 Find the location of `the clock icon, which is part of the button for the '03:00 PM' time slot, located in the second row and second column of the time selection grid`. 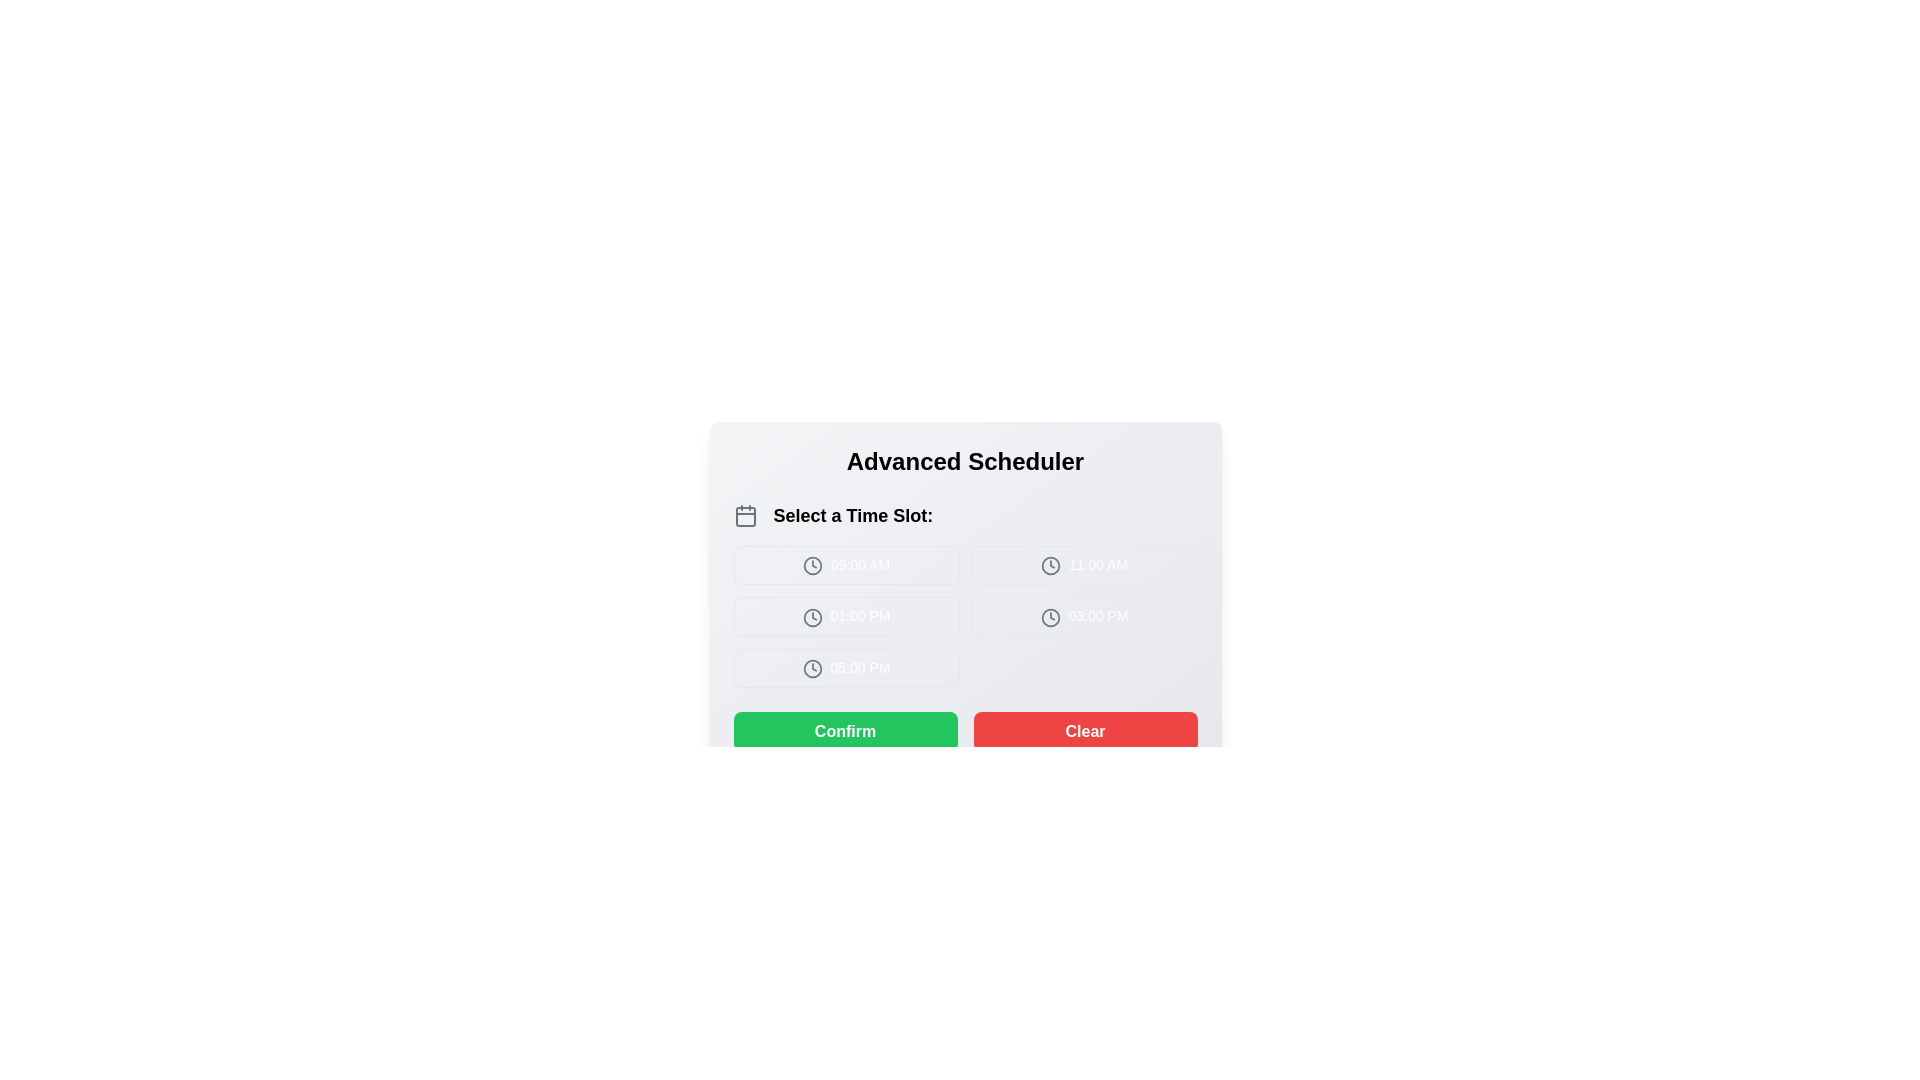

the clock icon, which is part of the button for the '03:00 PM' time slot, located in the second row and second column of the time selection grid is located at coordinates (1049, 616).